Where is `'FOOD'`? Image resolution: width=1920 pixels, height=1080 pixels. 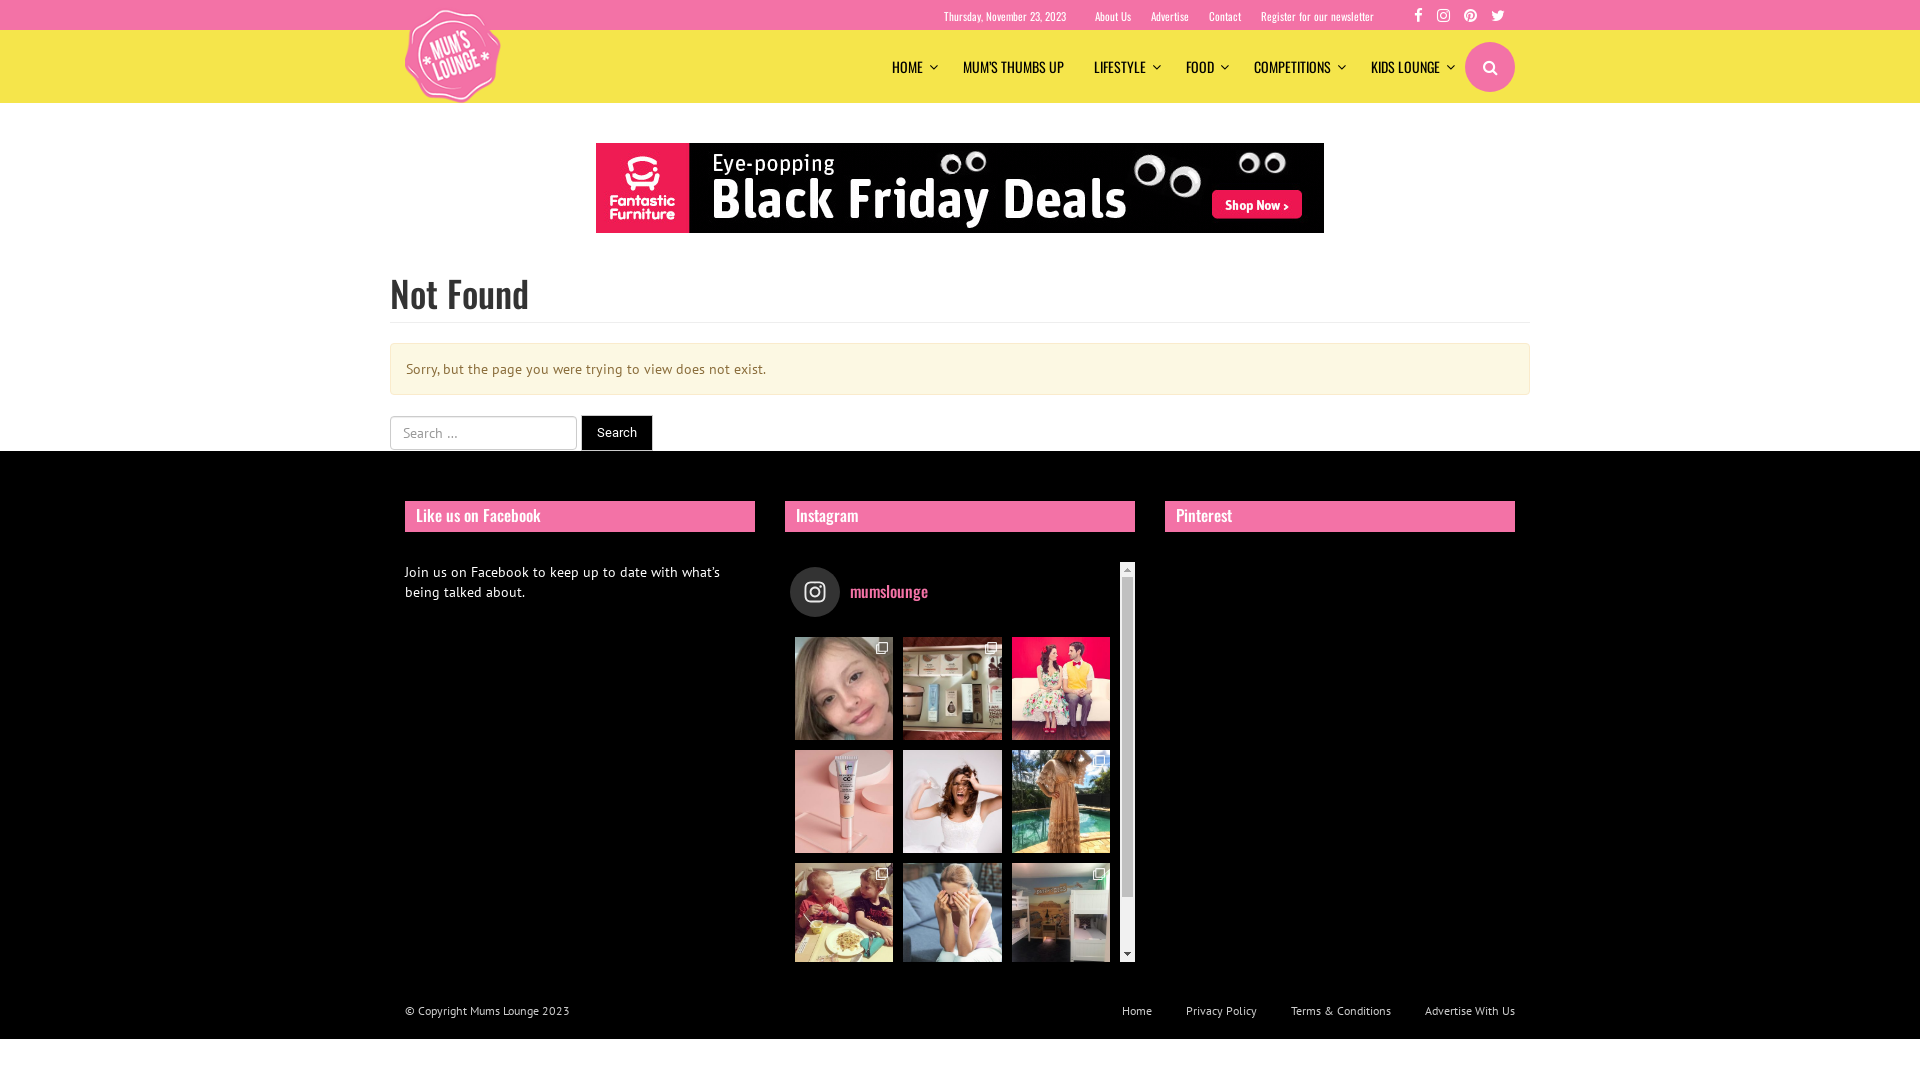
'FOOD' is located at coordinates (1203, 65).